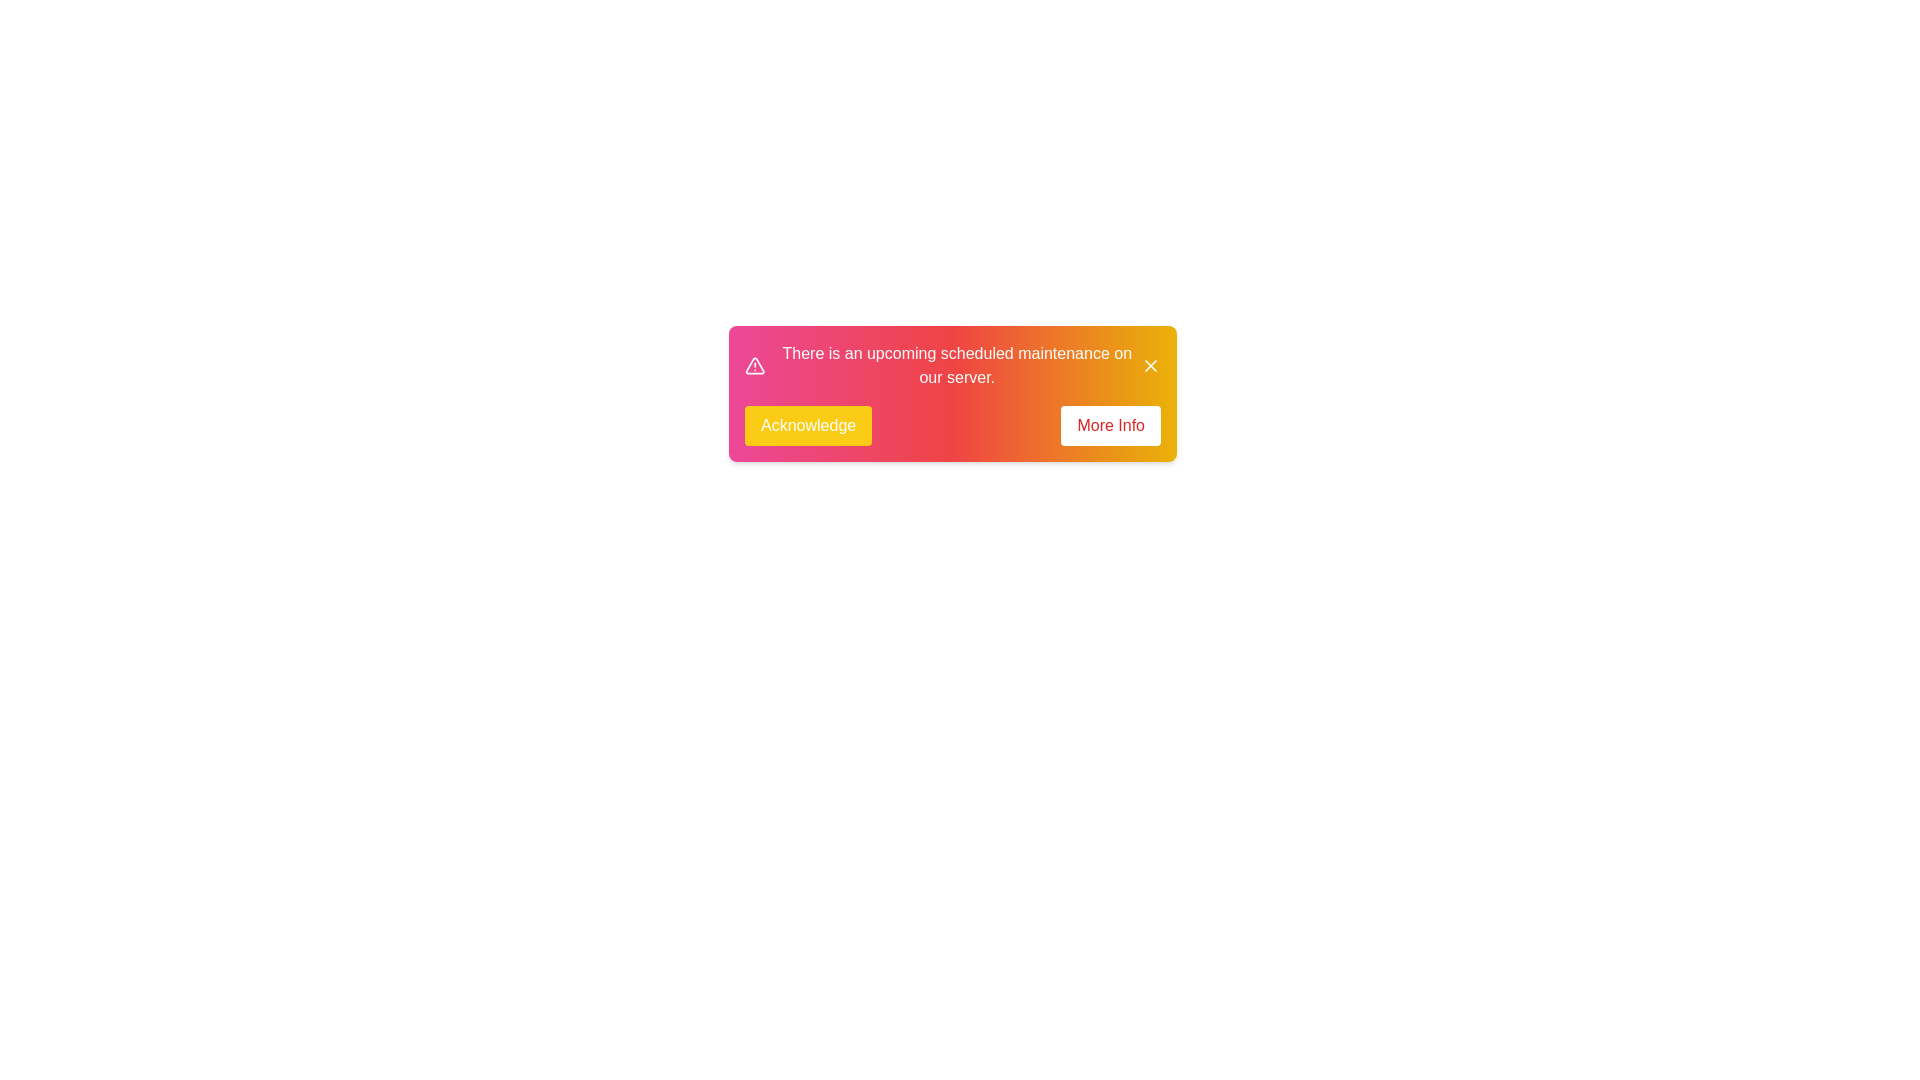 This screenshot has height=1080, width=1920. What do you see at coordinates (808, 424) in the screenshot?
I see `the 'Acknowledge' button to acknowledge the notification` at bounding box center [808, 424].